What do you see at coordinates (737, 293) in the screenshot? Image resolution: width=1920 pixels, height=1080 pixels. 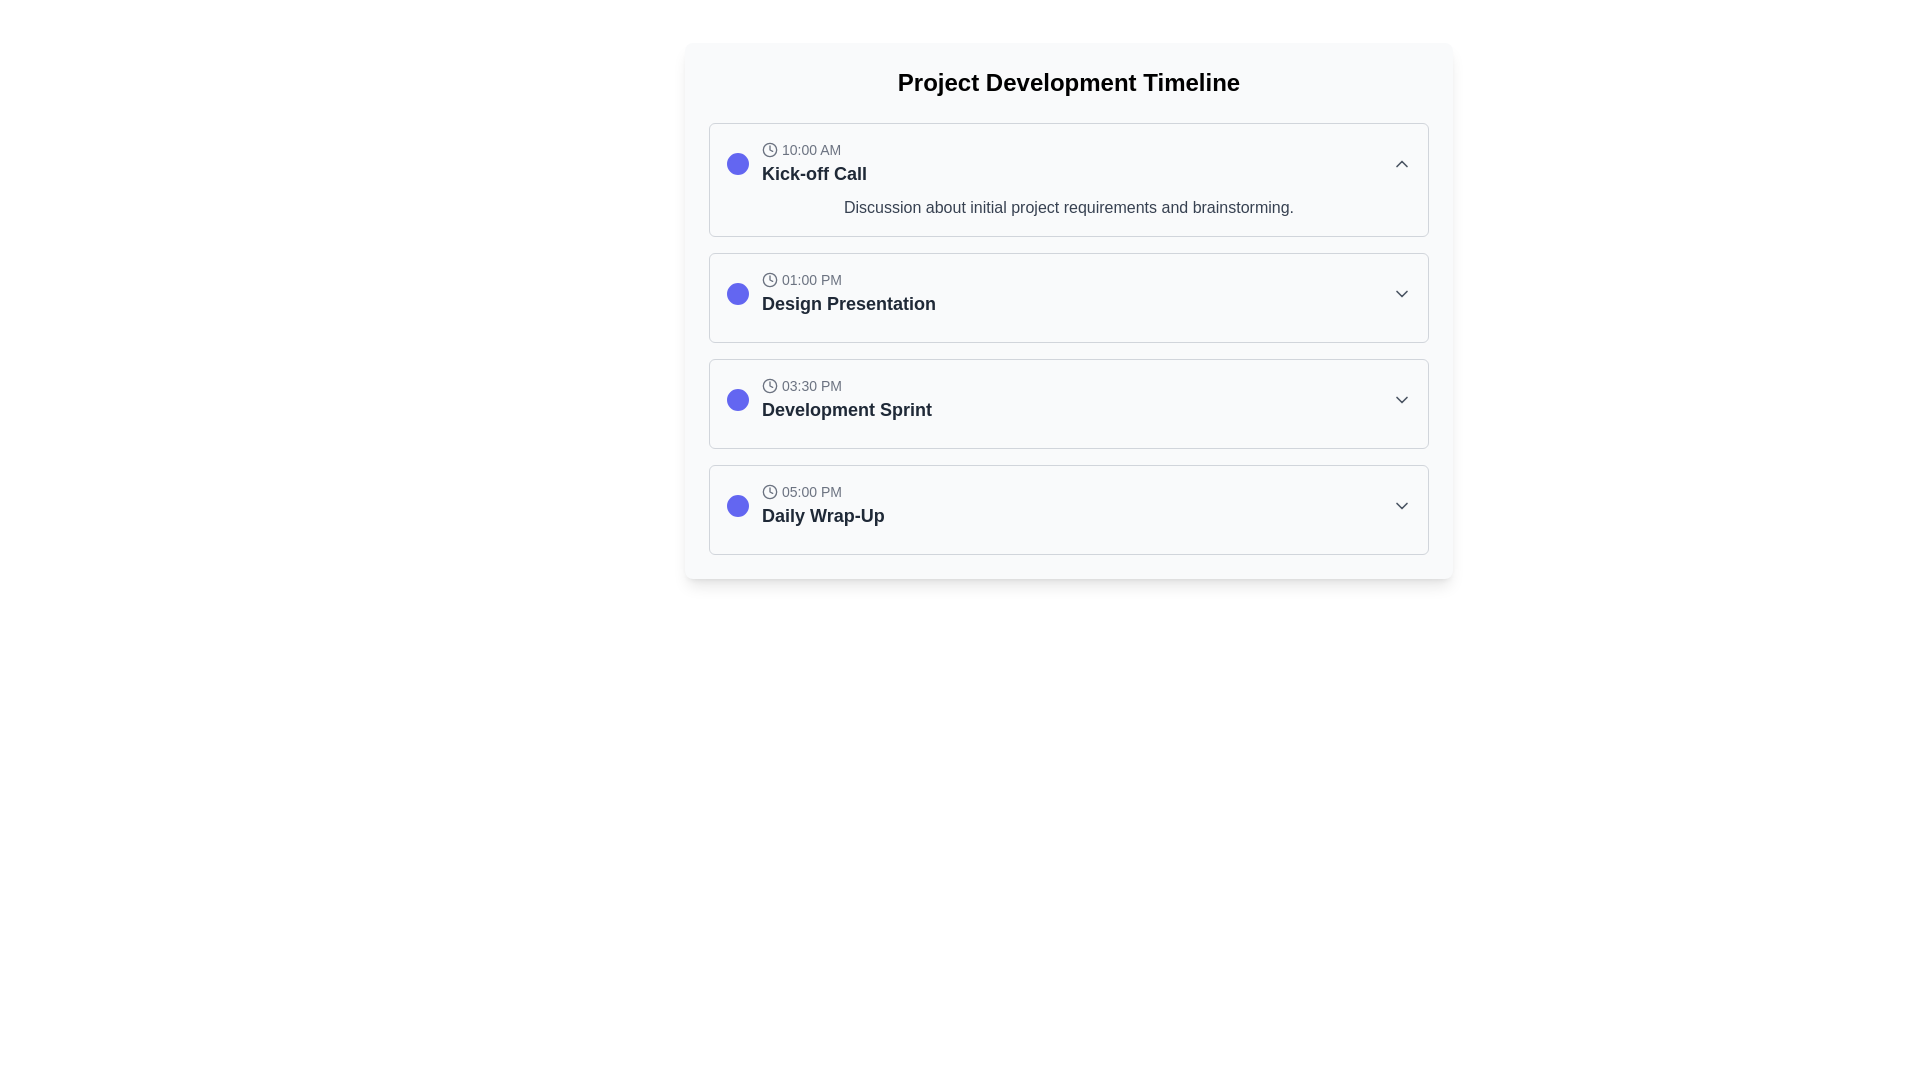 I see `the indigo circular icon located to the left of the '01:00 PM Design Presentation' text` at bounding box center [737, 293].